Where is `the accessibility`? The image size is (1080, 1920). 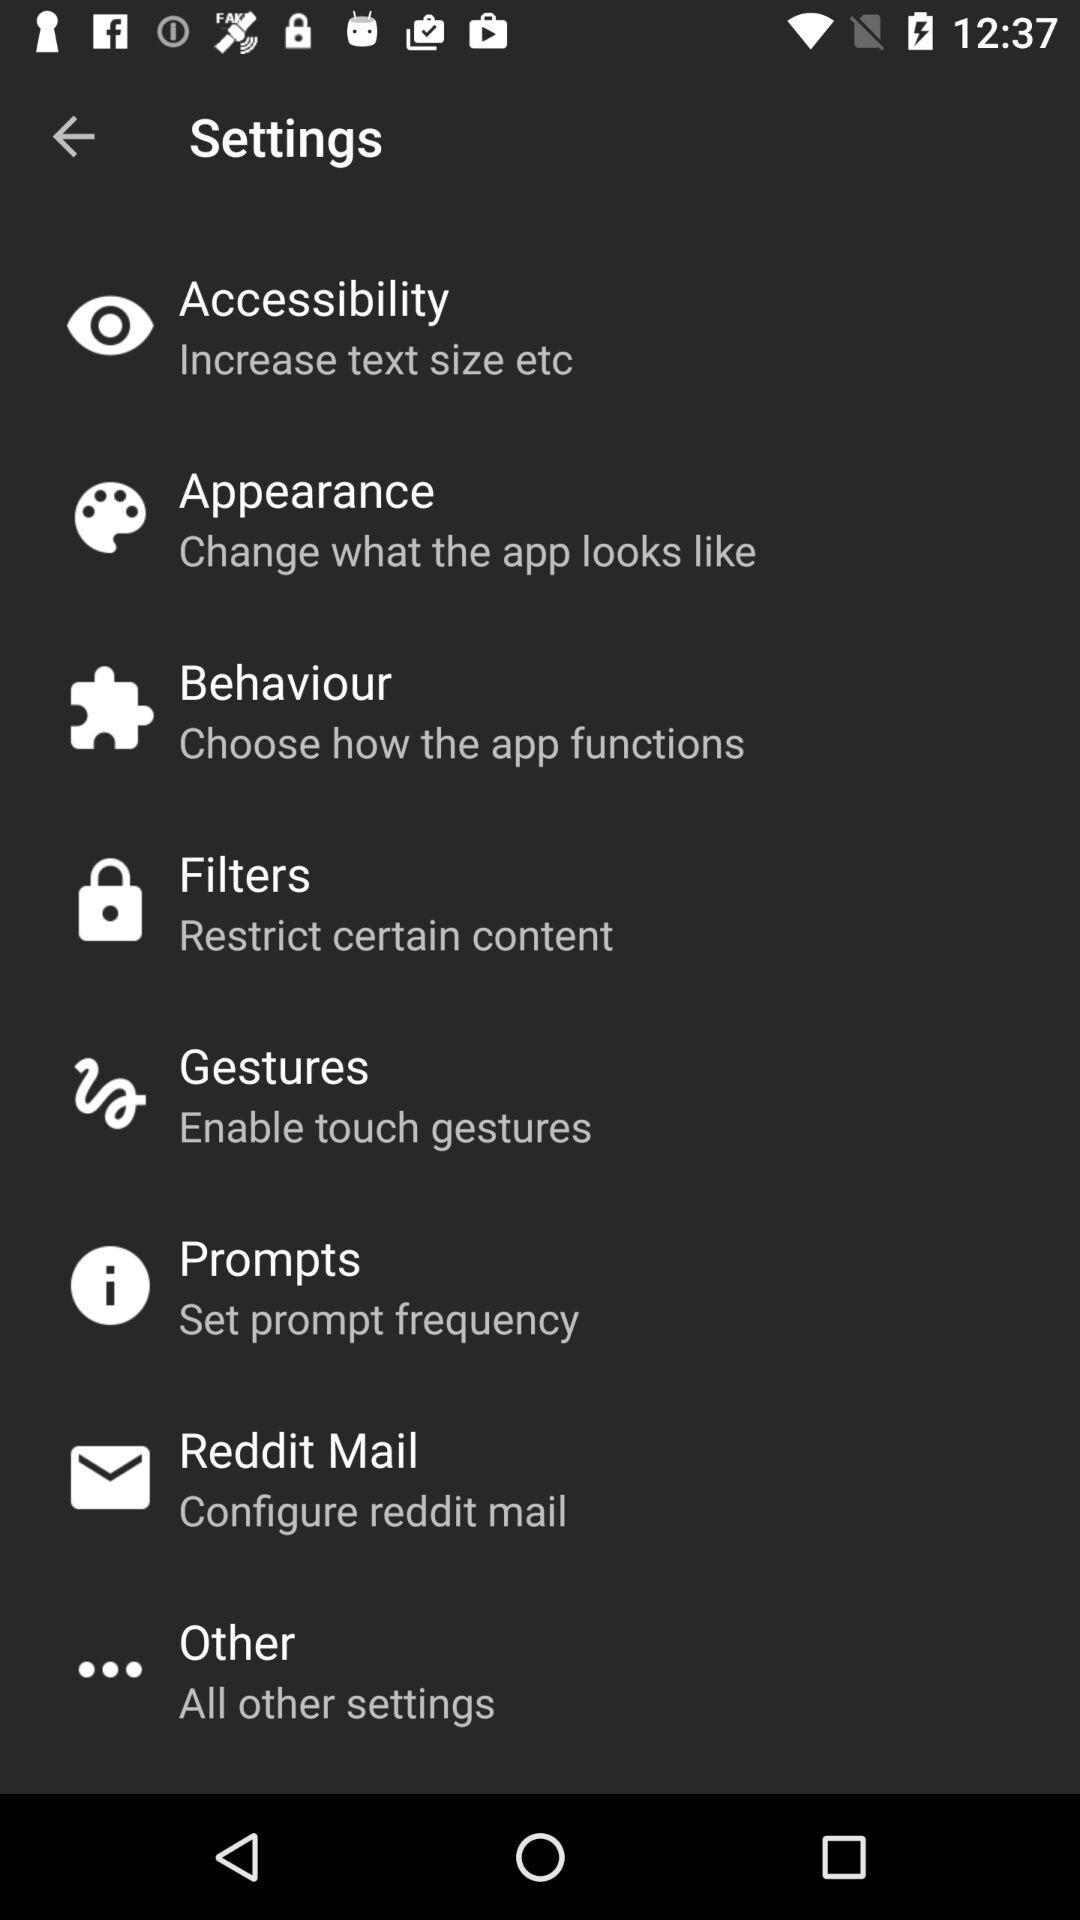 the accessibility is located at coordinates (313, 296).